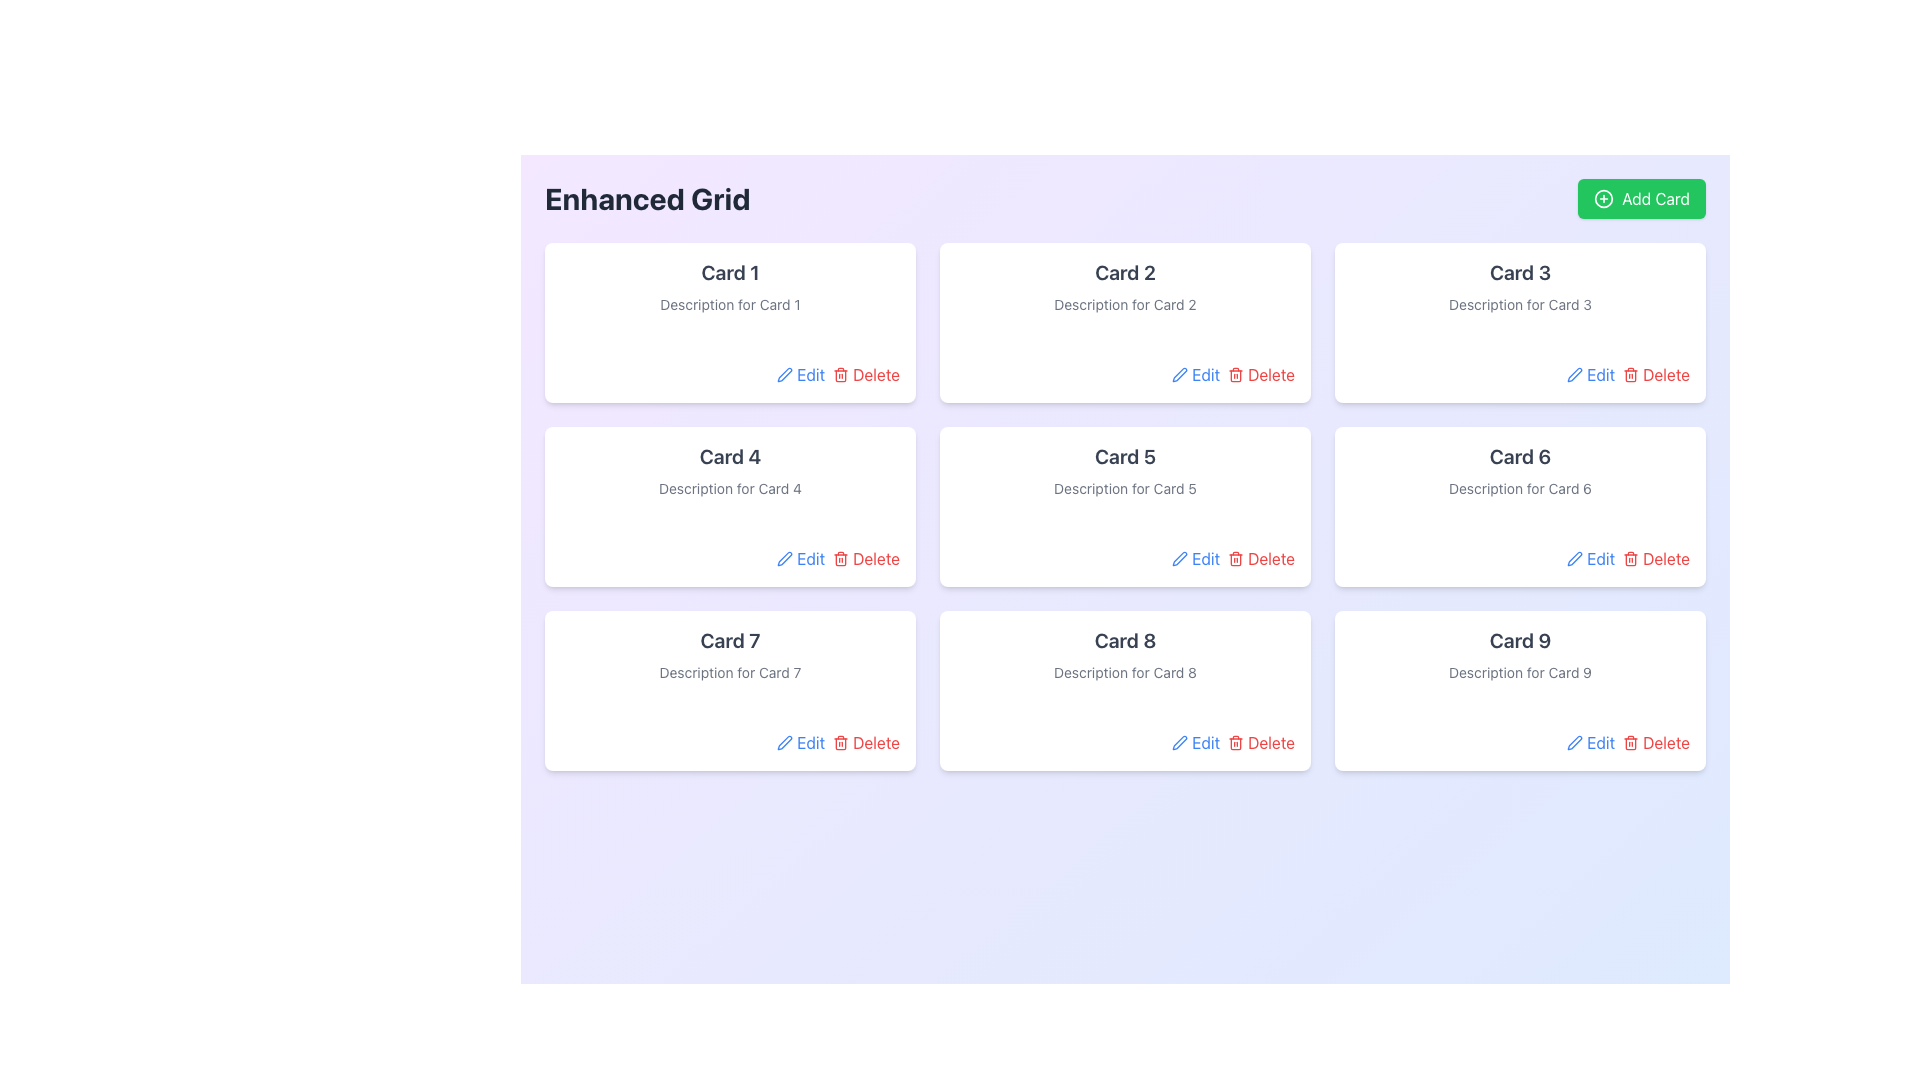 The width and height of the screenshot is (1920, 1080). I want to click on the textual display area located in the bottom-right card, which provides a label and description for categorization or identification, so click(1520, 655).